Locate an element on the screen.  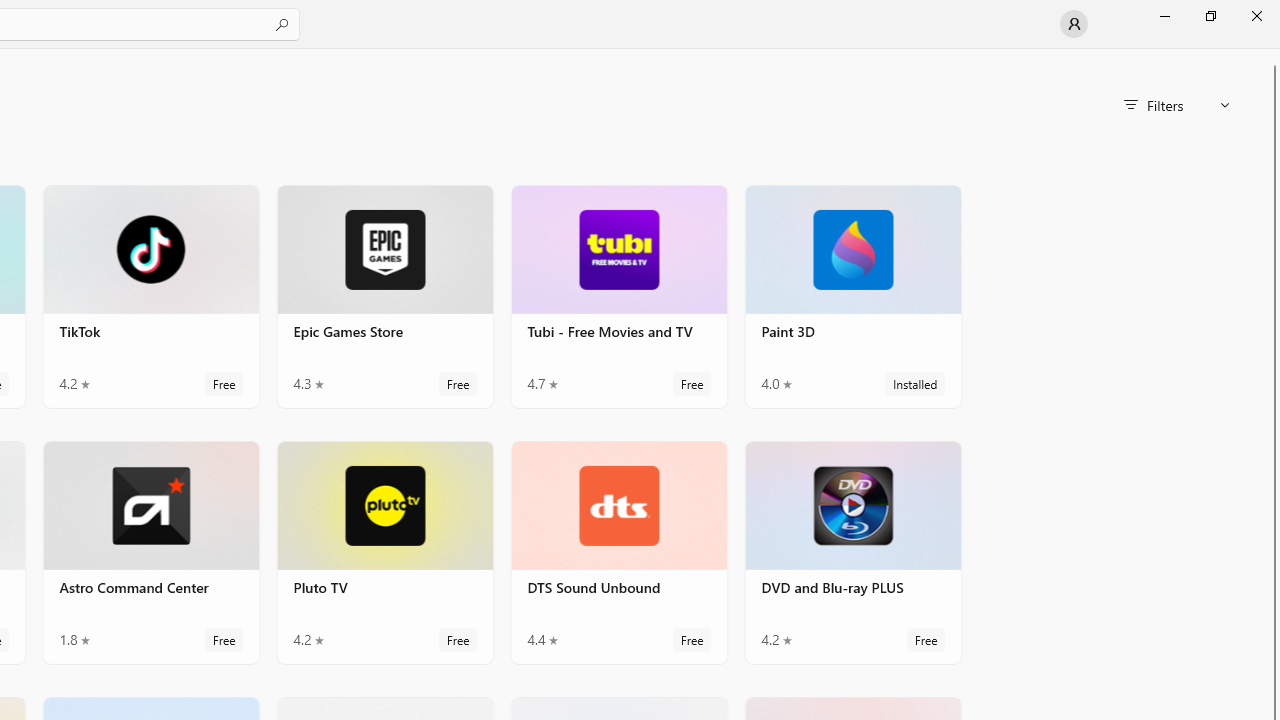
'Minimize Microsoft Store' is located at coordinates (1164, 15).